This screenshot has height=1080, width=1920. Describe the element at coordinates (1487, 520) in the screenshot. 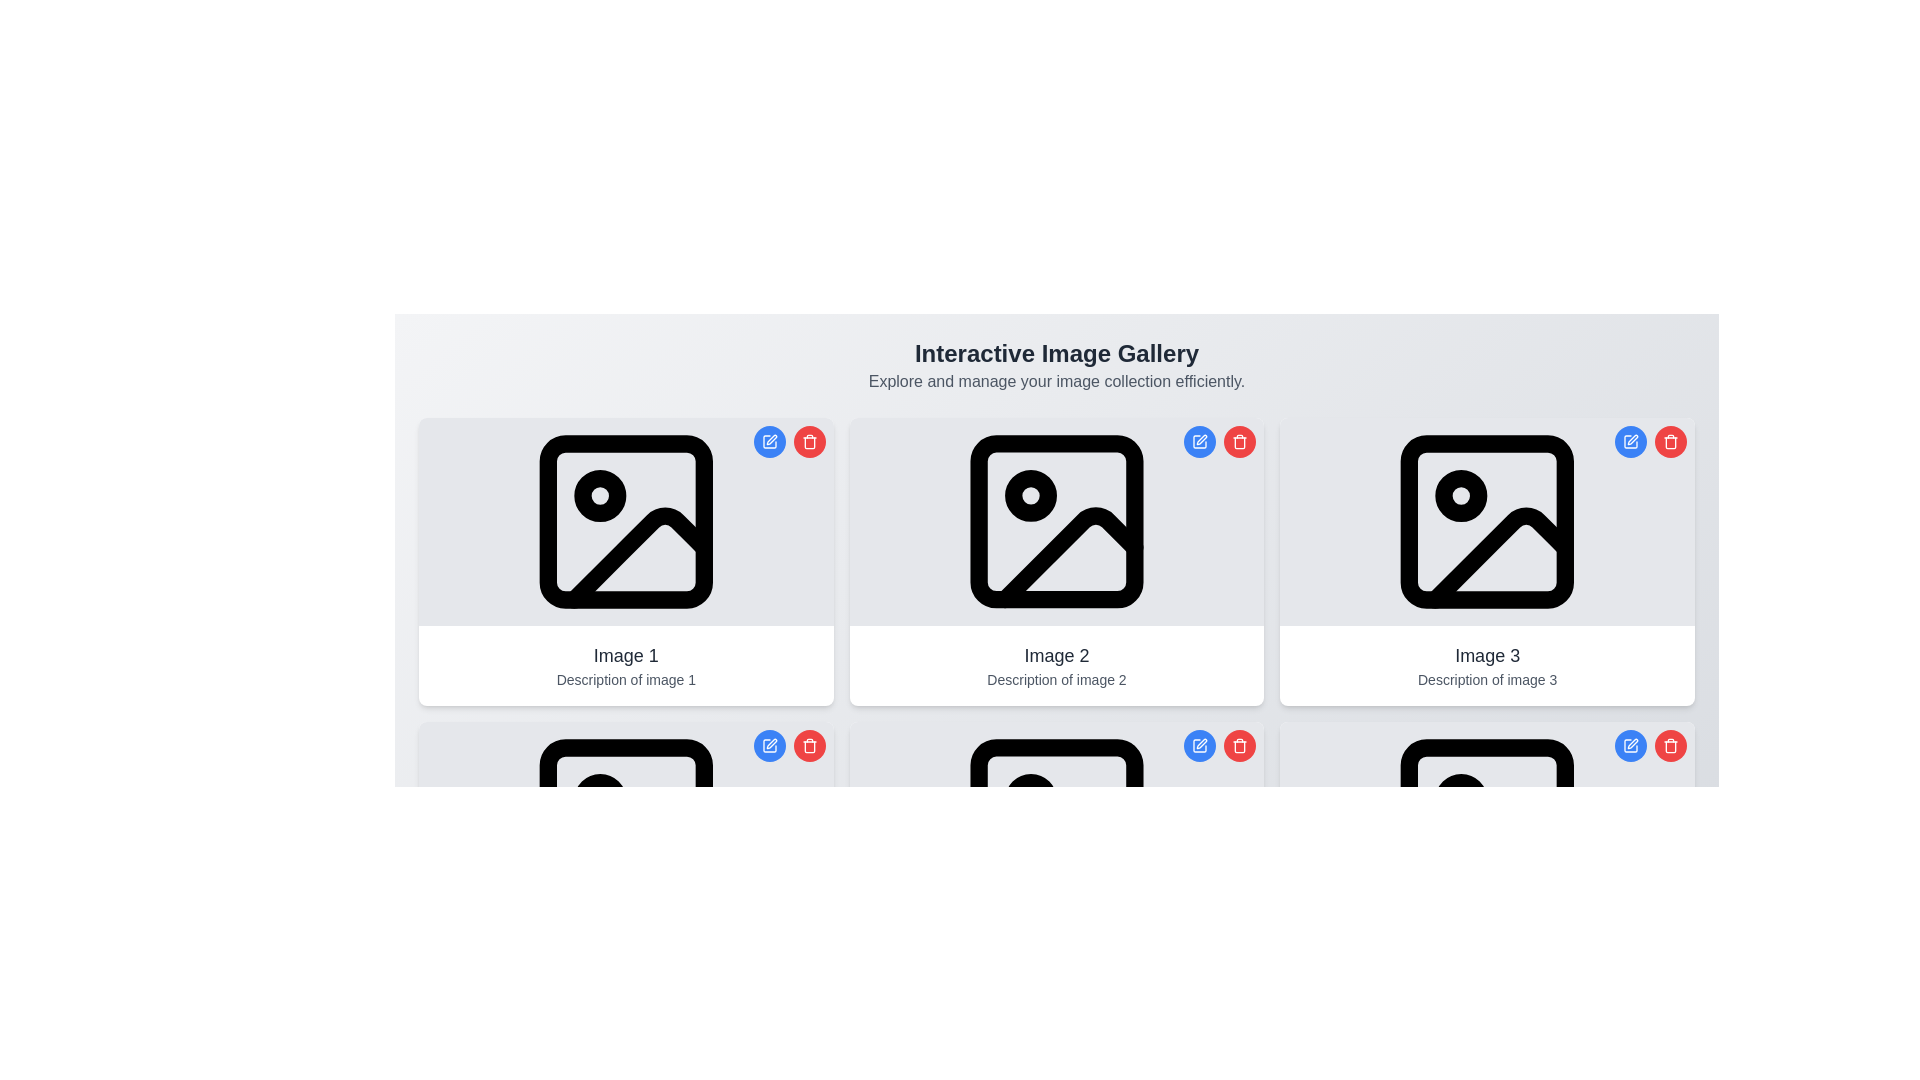

I see `the Image placeholder or SVG graphic in the third card of the first row, titled 'Image 3', which displays an abstract image representation` at that location.